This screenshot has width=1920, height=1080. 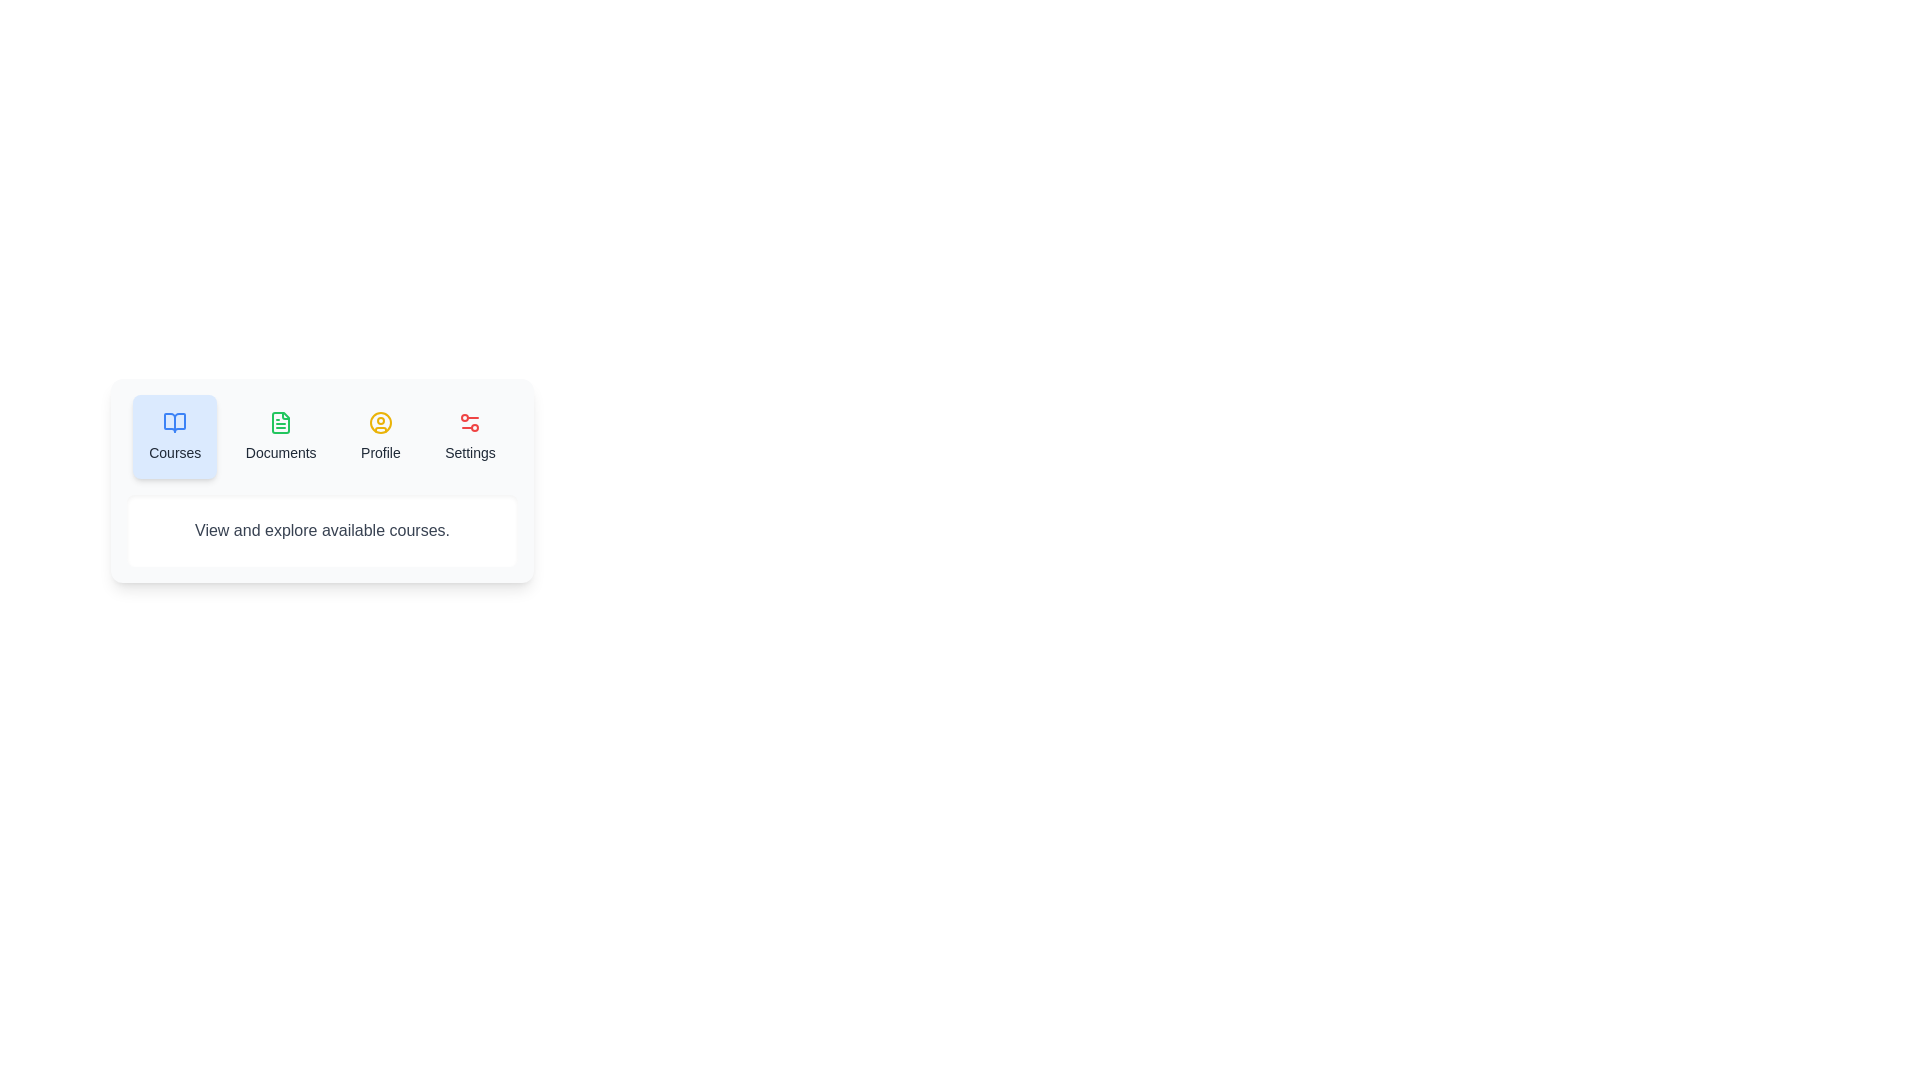 I want to click on the Settings tab to view its content, so click(x=469, y=435).